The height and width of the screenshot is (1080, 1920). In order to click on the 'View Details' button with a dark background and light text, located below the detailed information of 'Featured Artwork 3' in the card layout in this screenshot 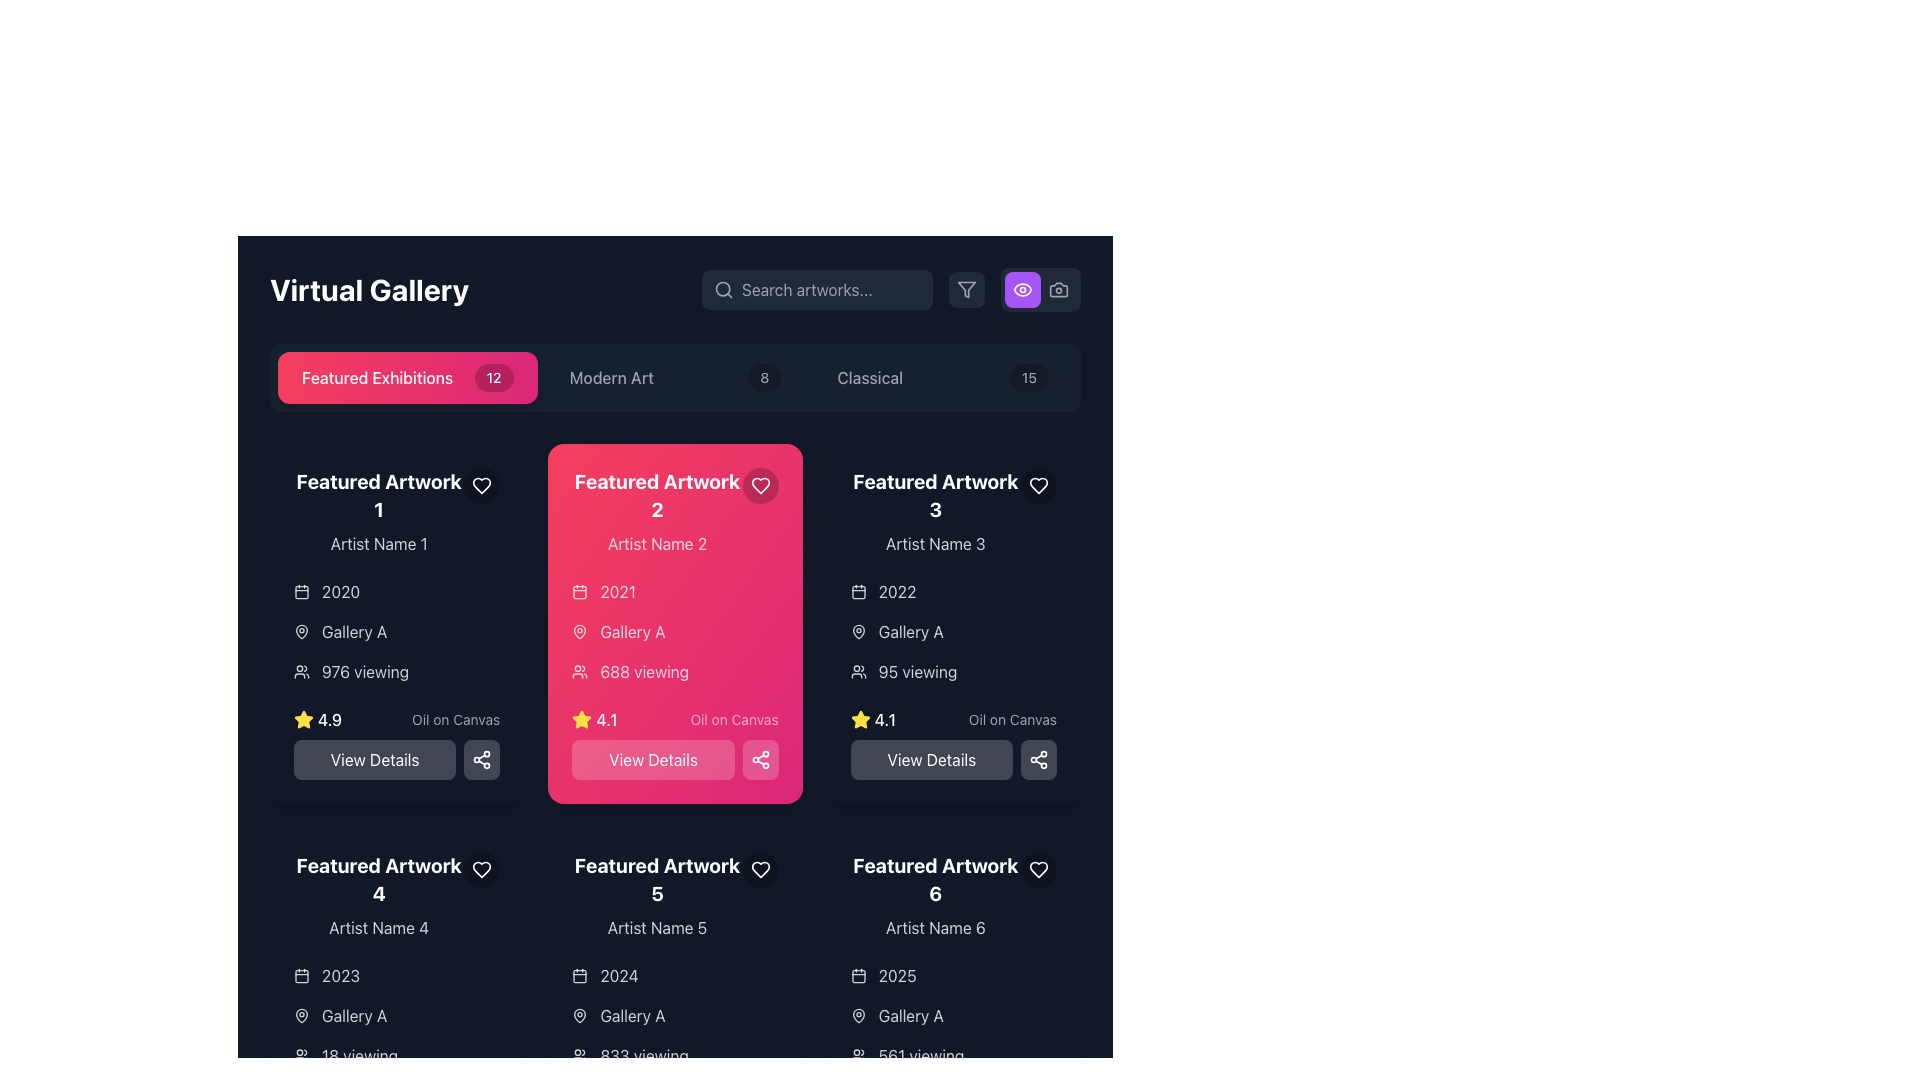, I will do `click(930, 759)`.